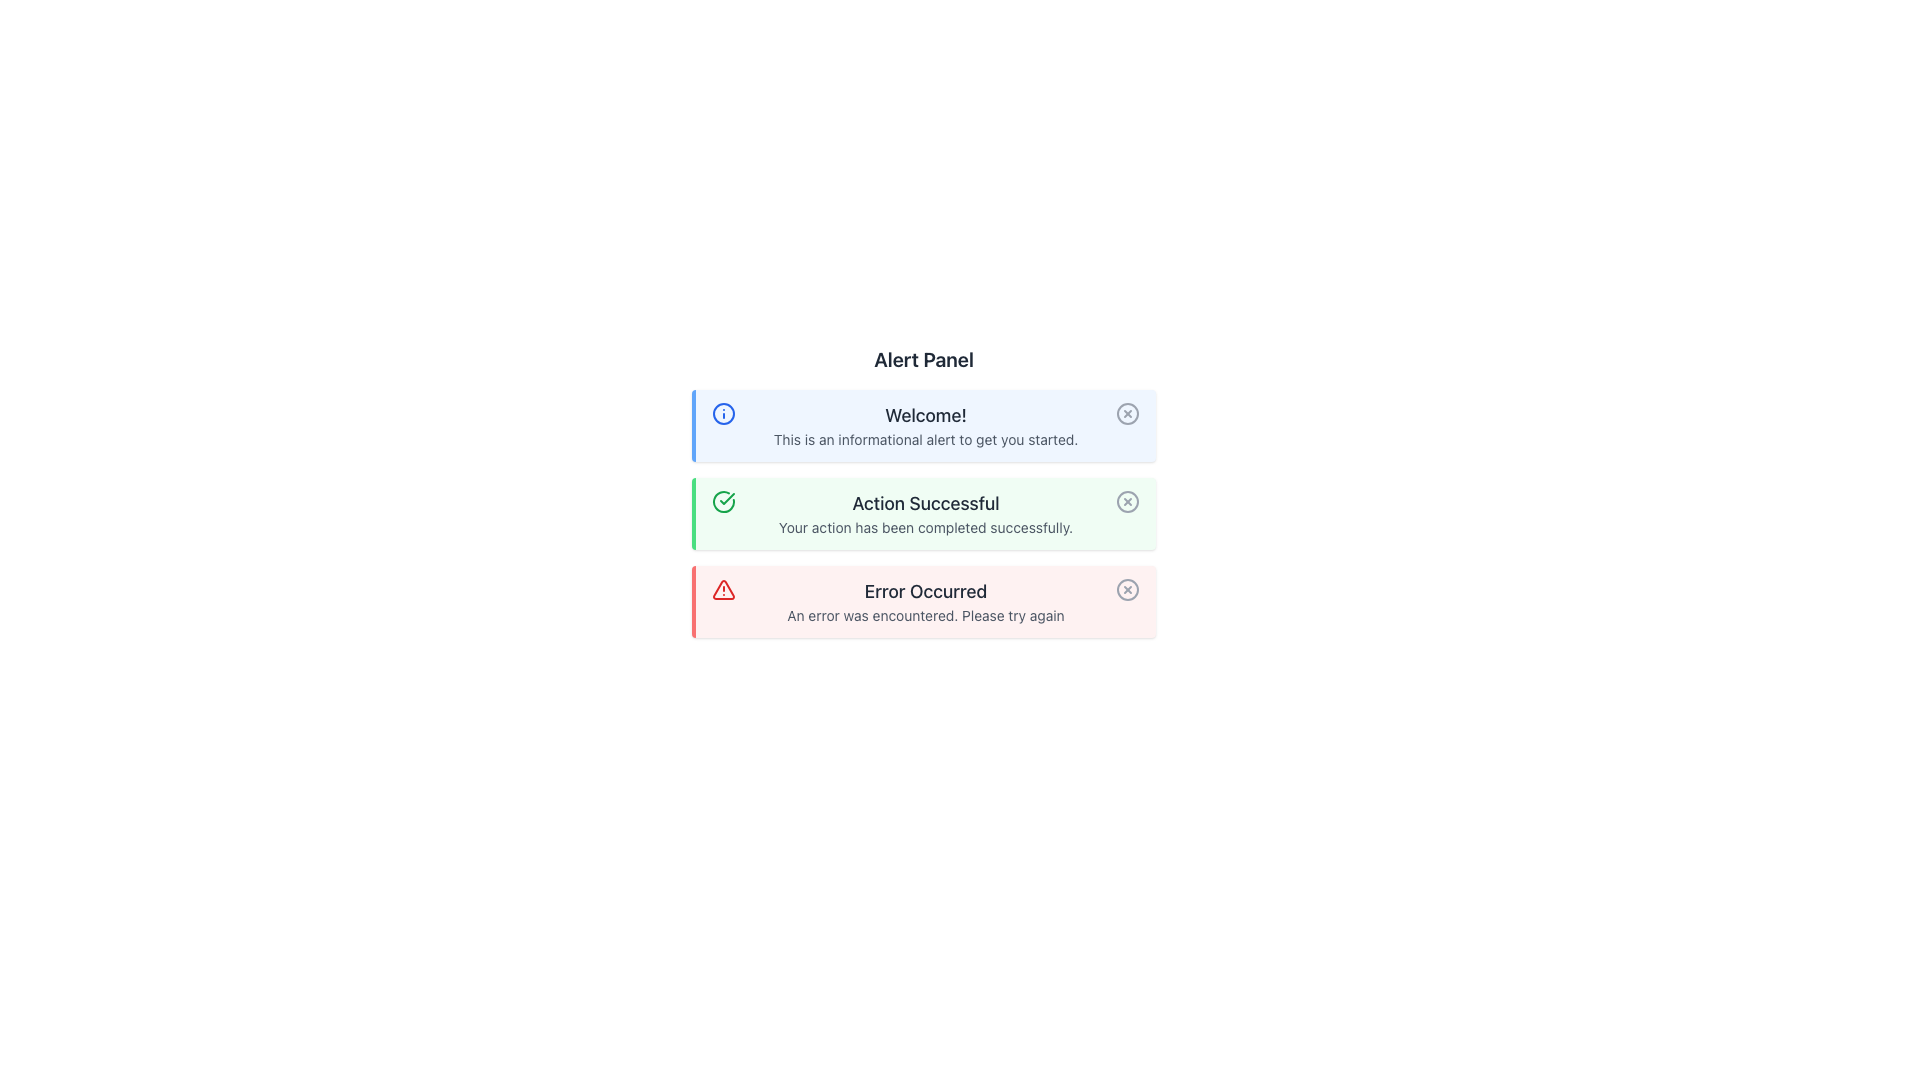 The width and height of the screenshot is (1920, 1080). Describe the element at coordinates (925, 590) in the screenshot. I see `the text 'Error Occurred' displayed in a medium font size, gray color, within a red alert box at the bottom of the alert panel` at that location.